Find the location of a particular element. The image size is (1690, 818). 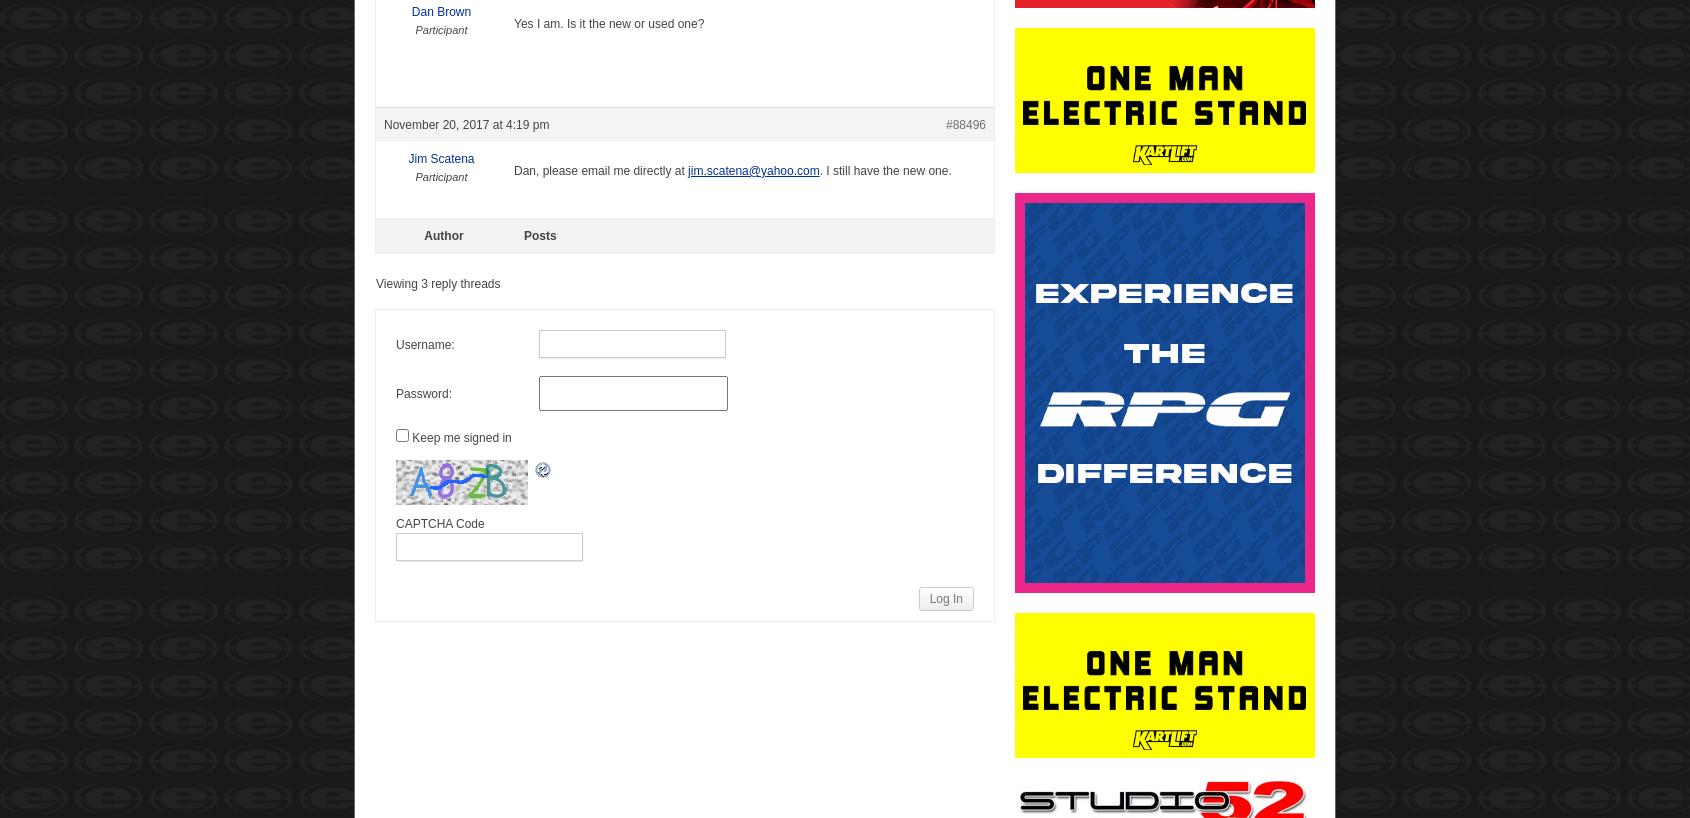

'#88496' is located at coordinates (965, 124).